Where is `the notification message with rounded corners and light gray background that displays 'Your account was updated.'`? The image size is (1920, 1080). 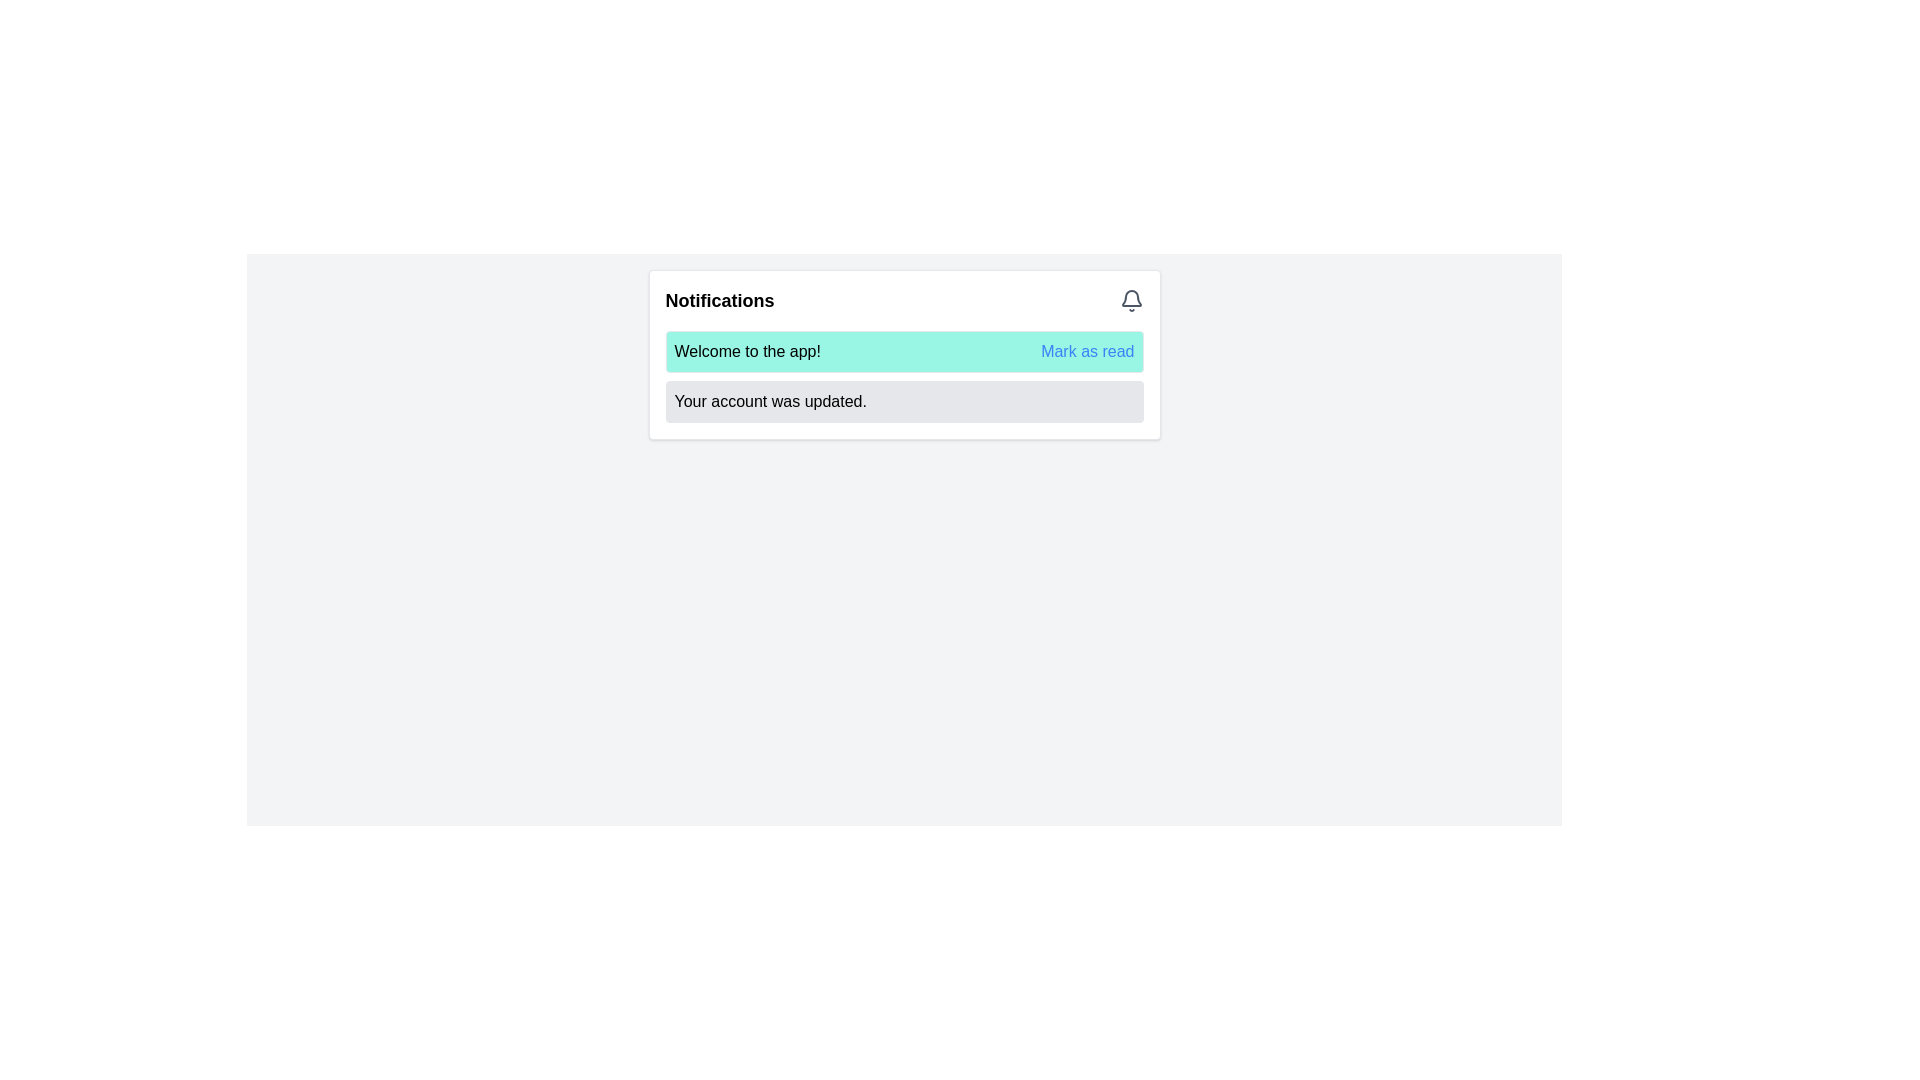 the notification message with rounded corners and light gray background that displays 'Your account was updated.' is located at coordinates (903, 401).